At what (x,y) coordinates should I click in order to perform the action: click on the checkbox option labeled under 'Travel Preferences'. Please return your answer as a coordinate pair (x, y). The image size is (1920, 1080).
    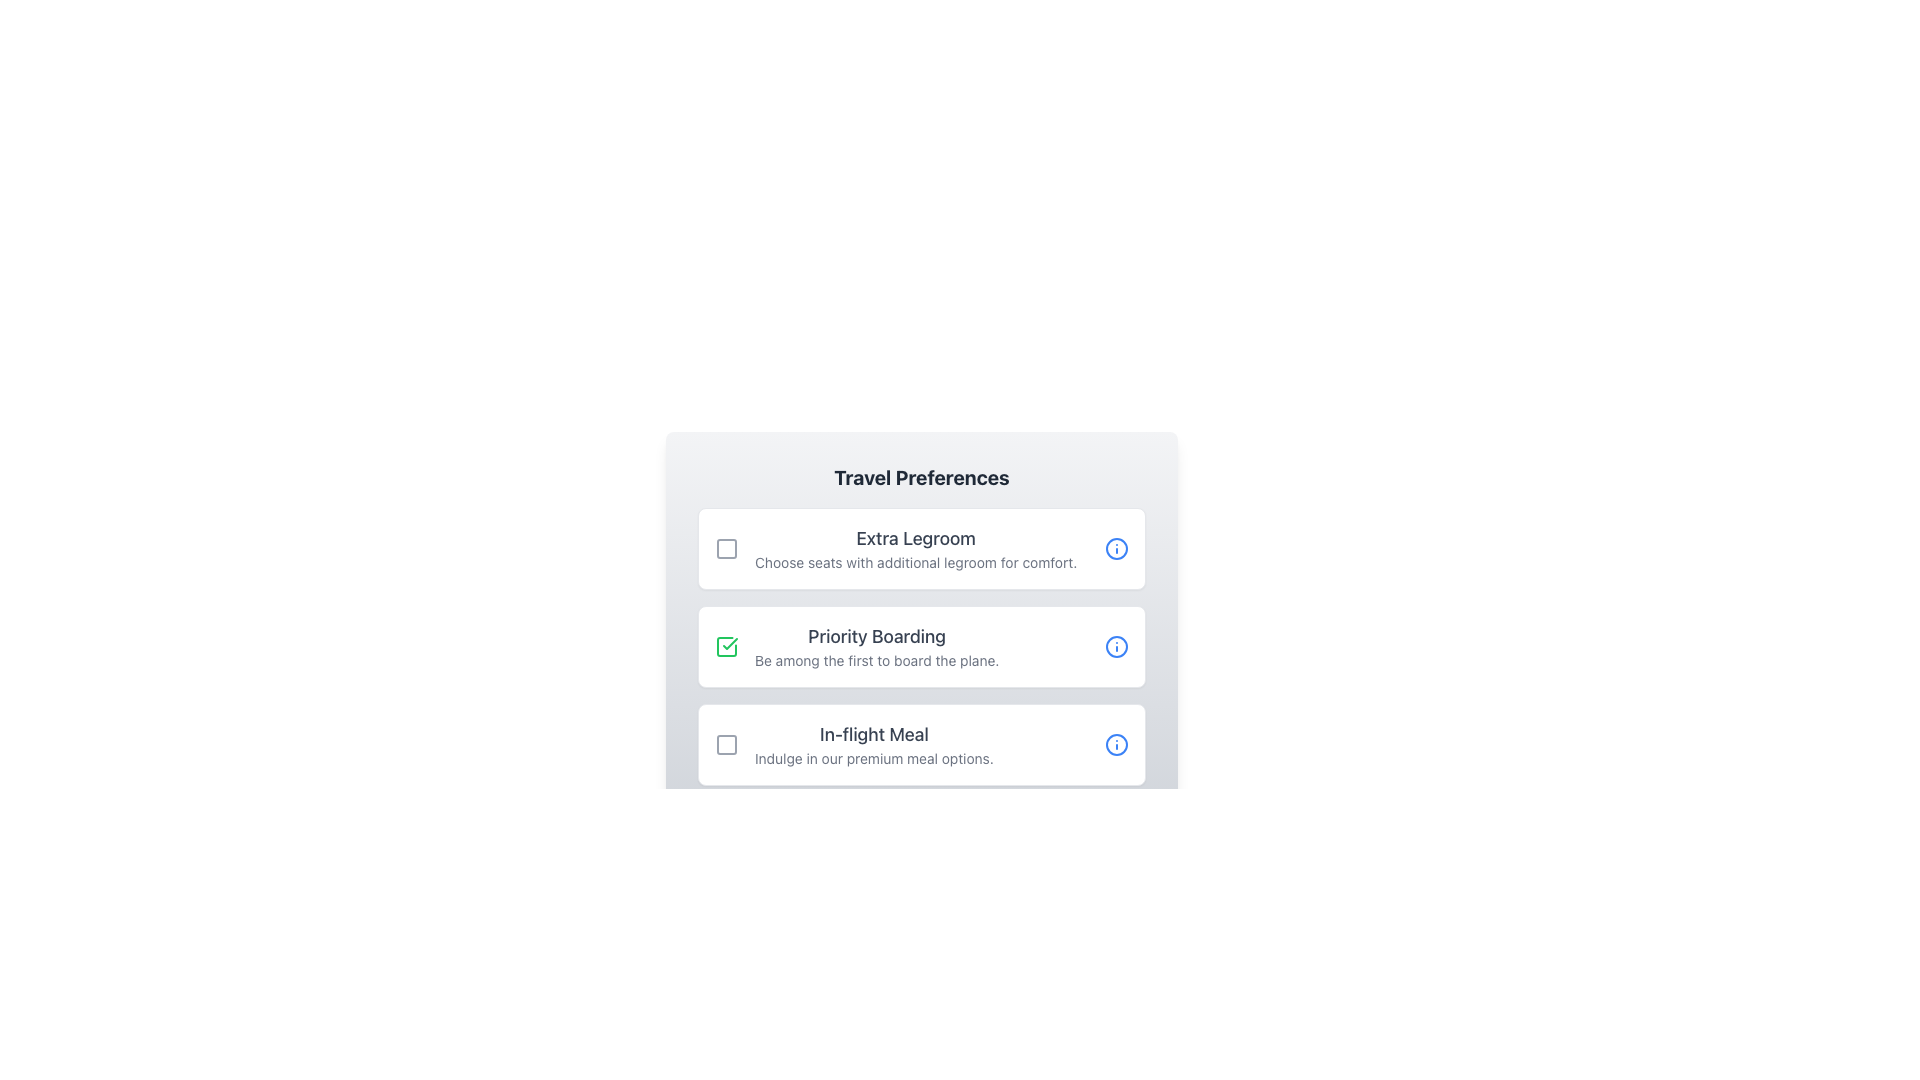
    Looking at the image, I should click on (920, 647).